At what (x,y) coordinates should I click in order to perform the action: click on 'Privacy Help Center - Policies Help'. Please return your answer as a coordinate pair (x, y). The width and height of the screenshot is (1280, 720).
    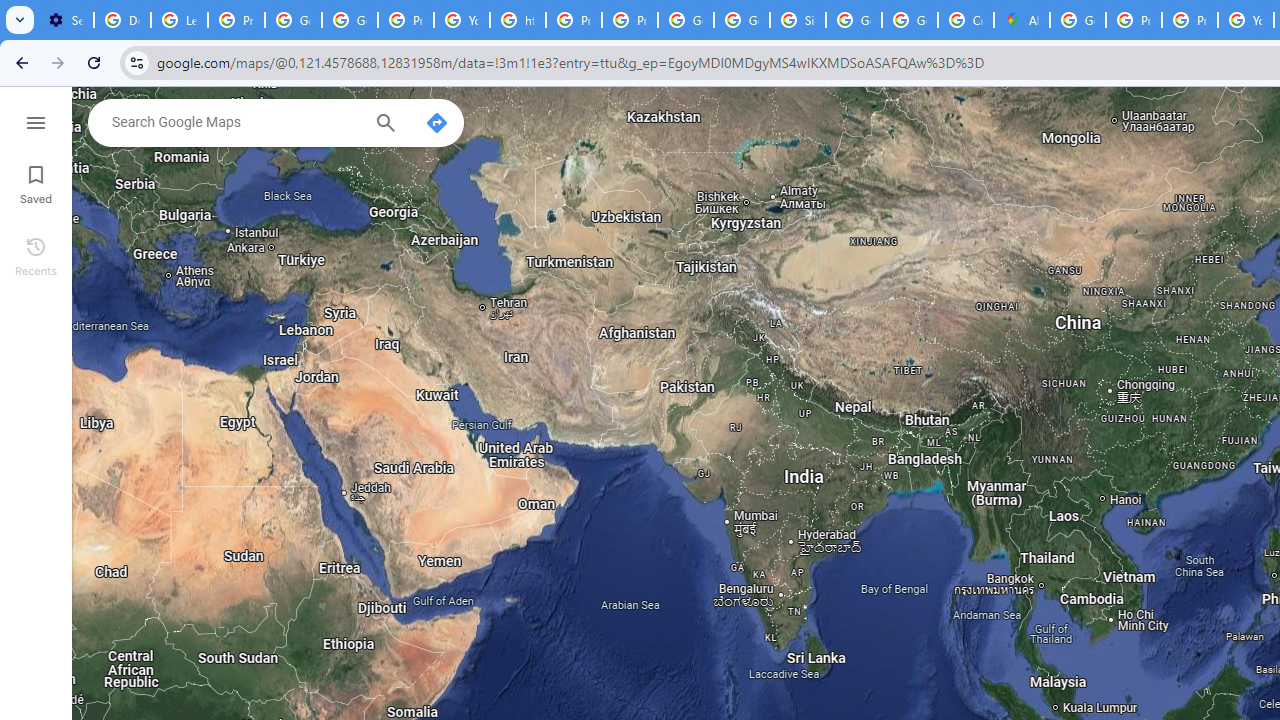
    Looking at the image, I should click on (1190, 20).